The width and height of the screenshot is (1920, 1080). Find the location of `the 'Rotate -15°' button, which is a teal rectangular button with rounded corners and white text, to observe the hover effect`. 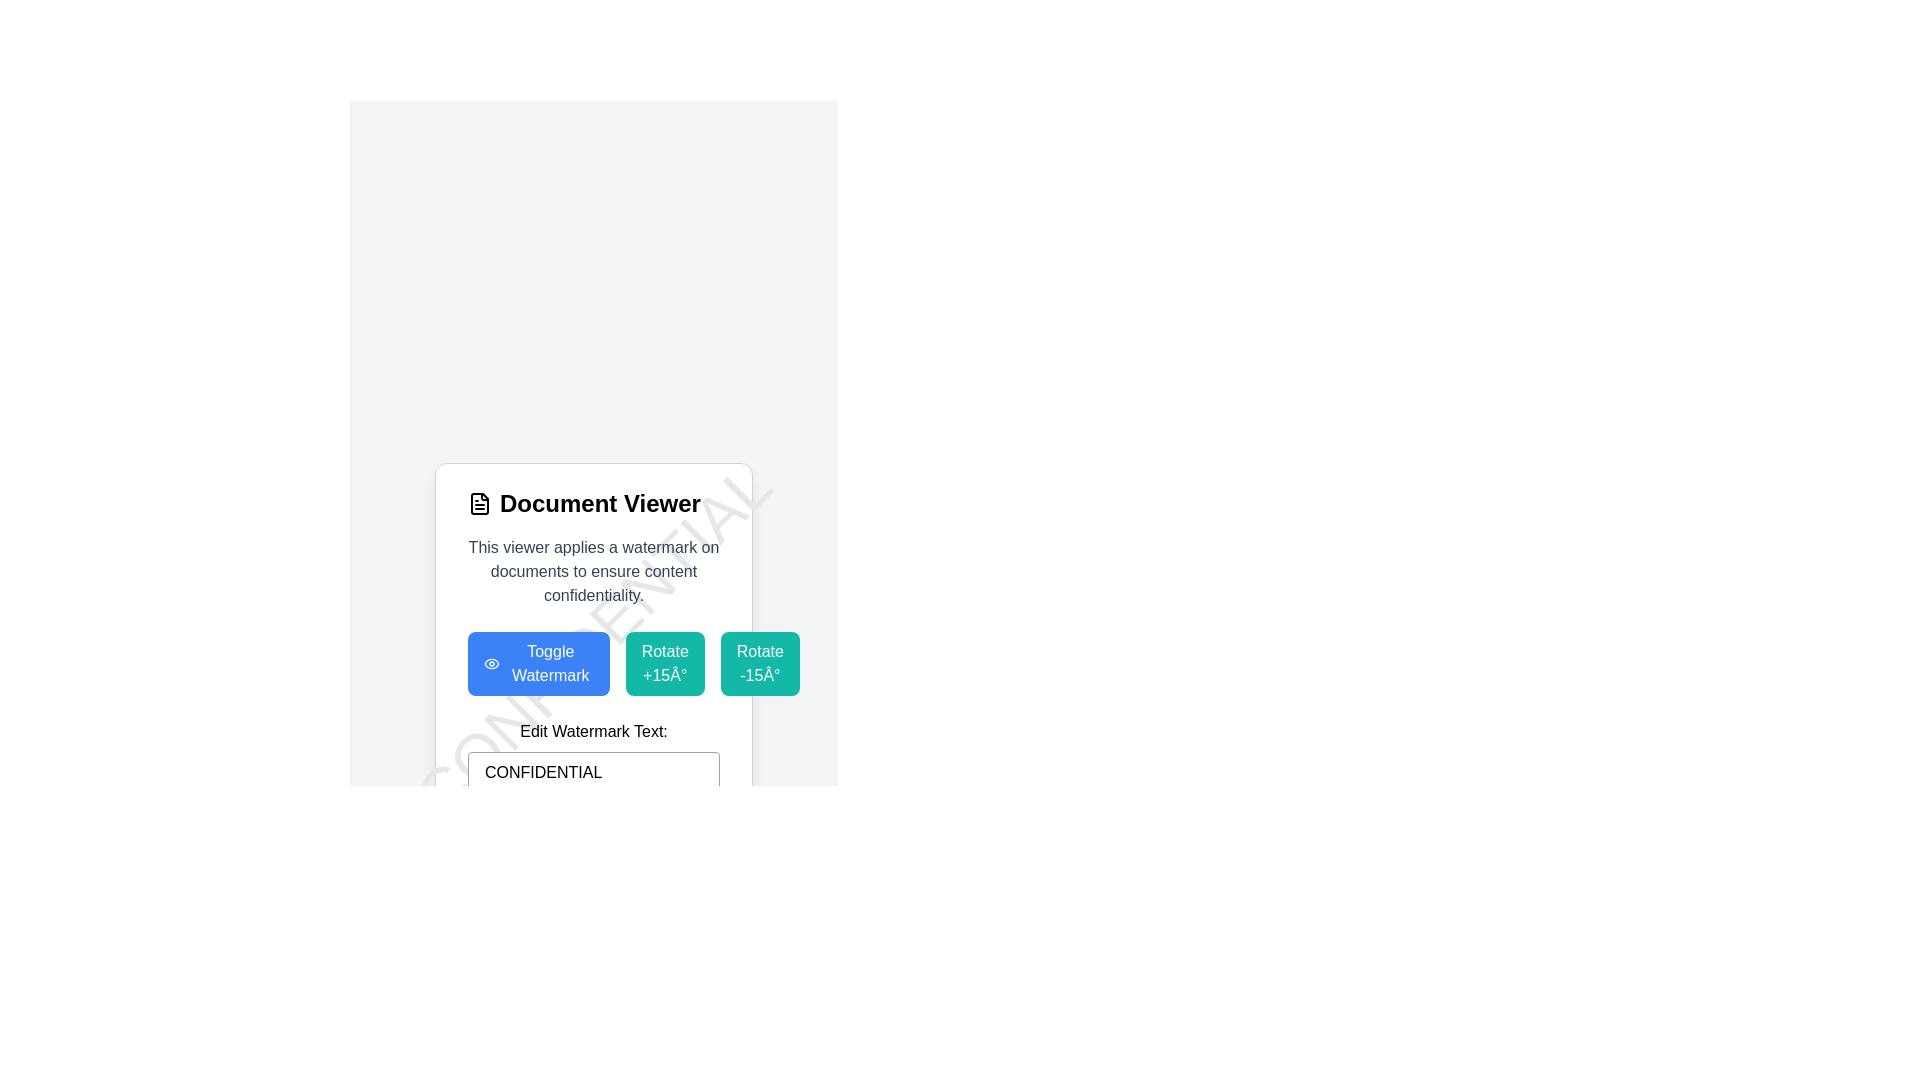

the 'Rotate -15°' button, which is a teal rectangular button with rounded corners and white text, to observe the hover effect is located at coordinates (759, 663).